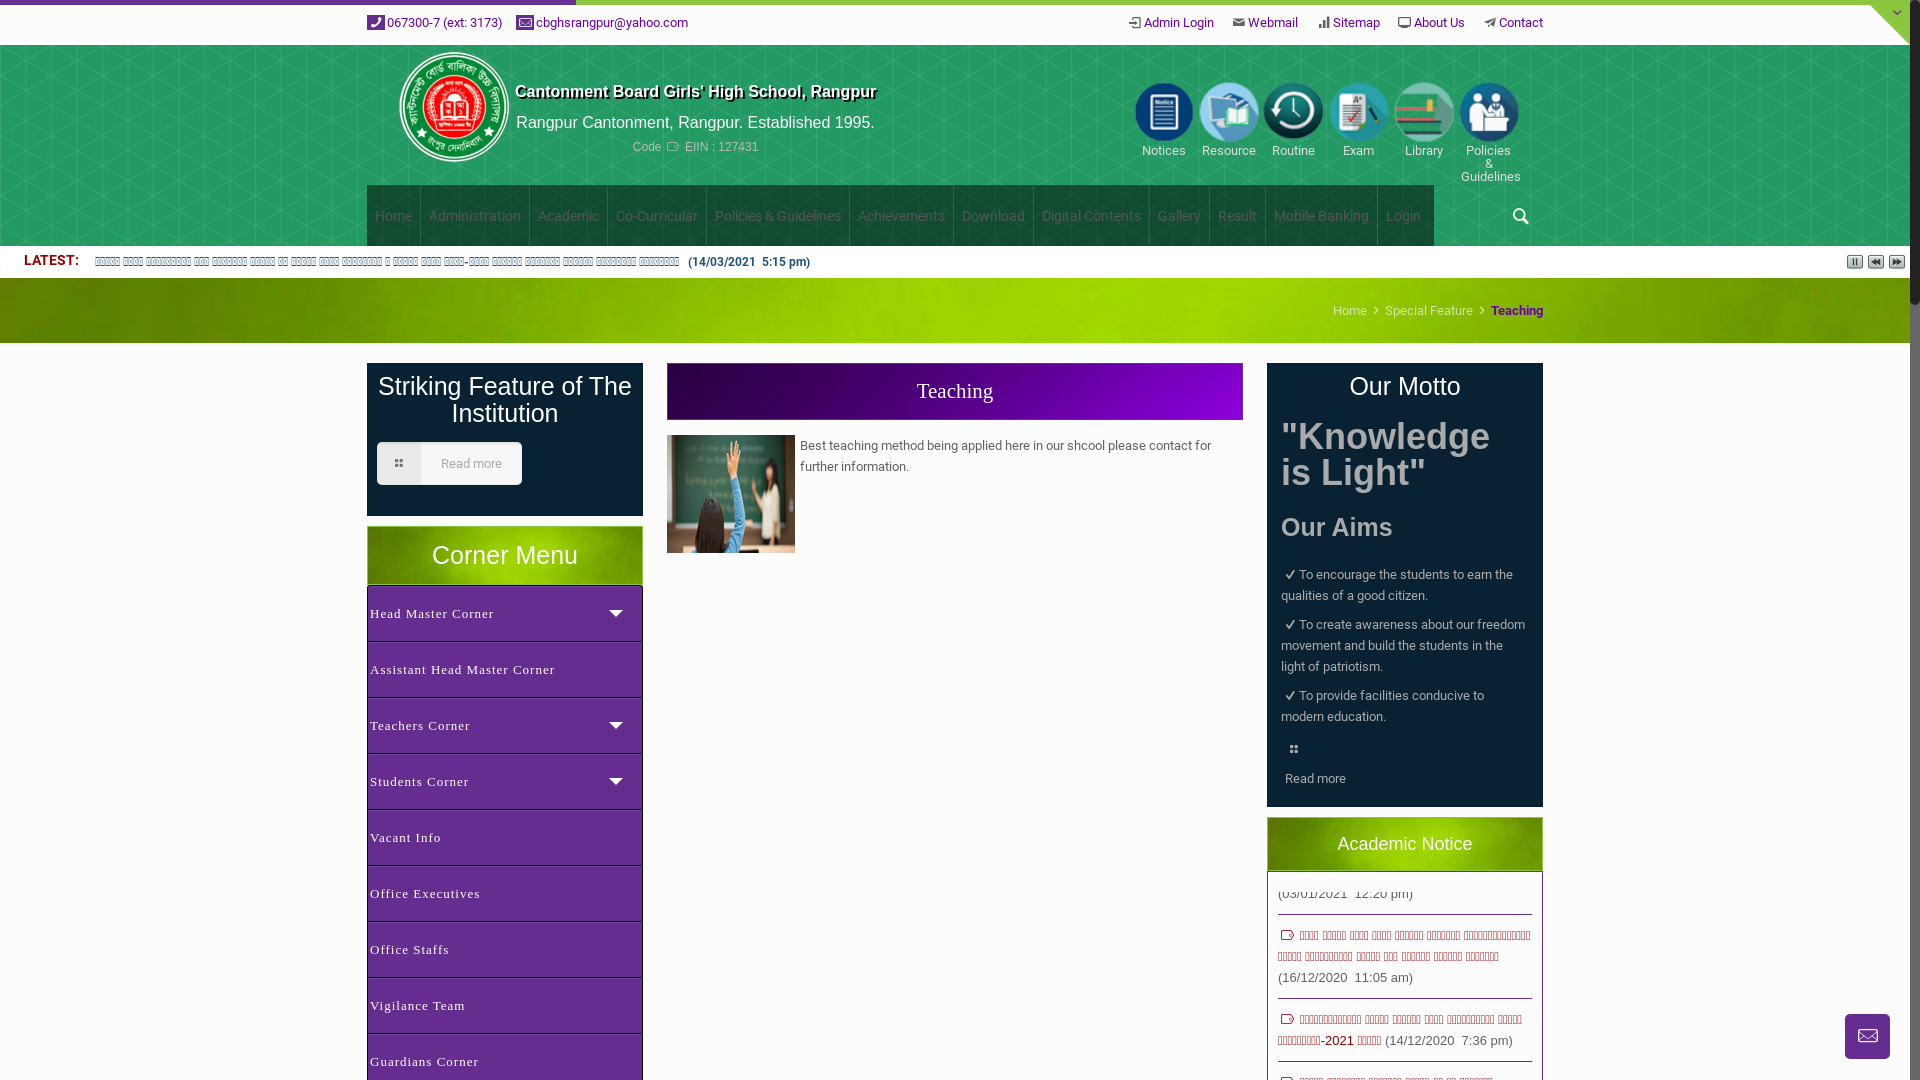 The image size is (1920, 1080). Describe the element at coordinates (1520, 22) in the screenshot. I see `'Contact'` at that location.